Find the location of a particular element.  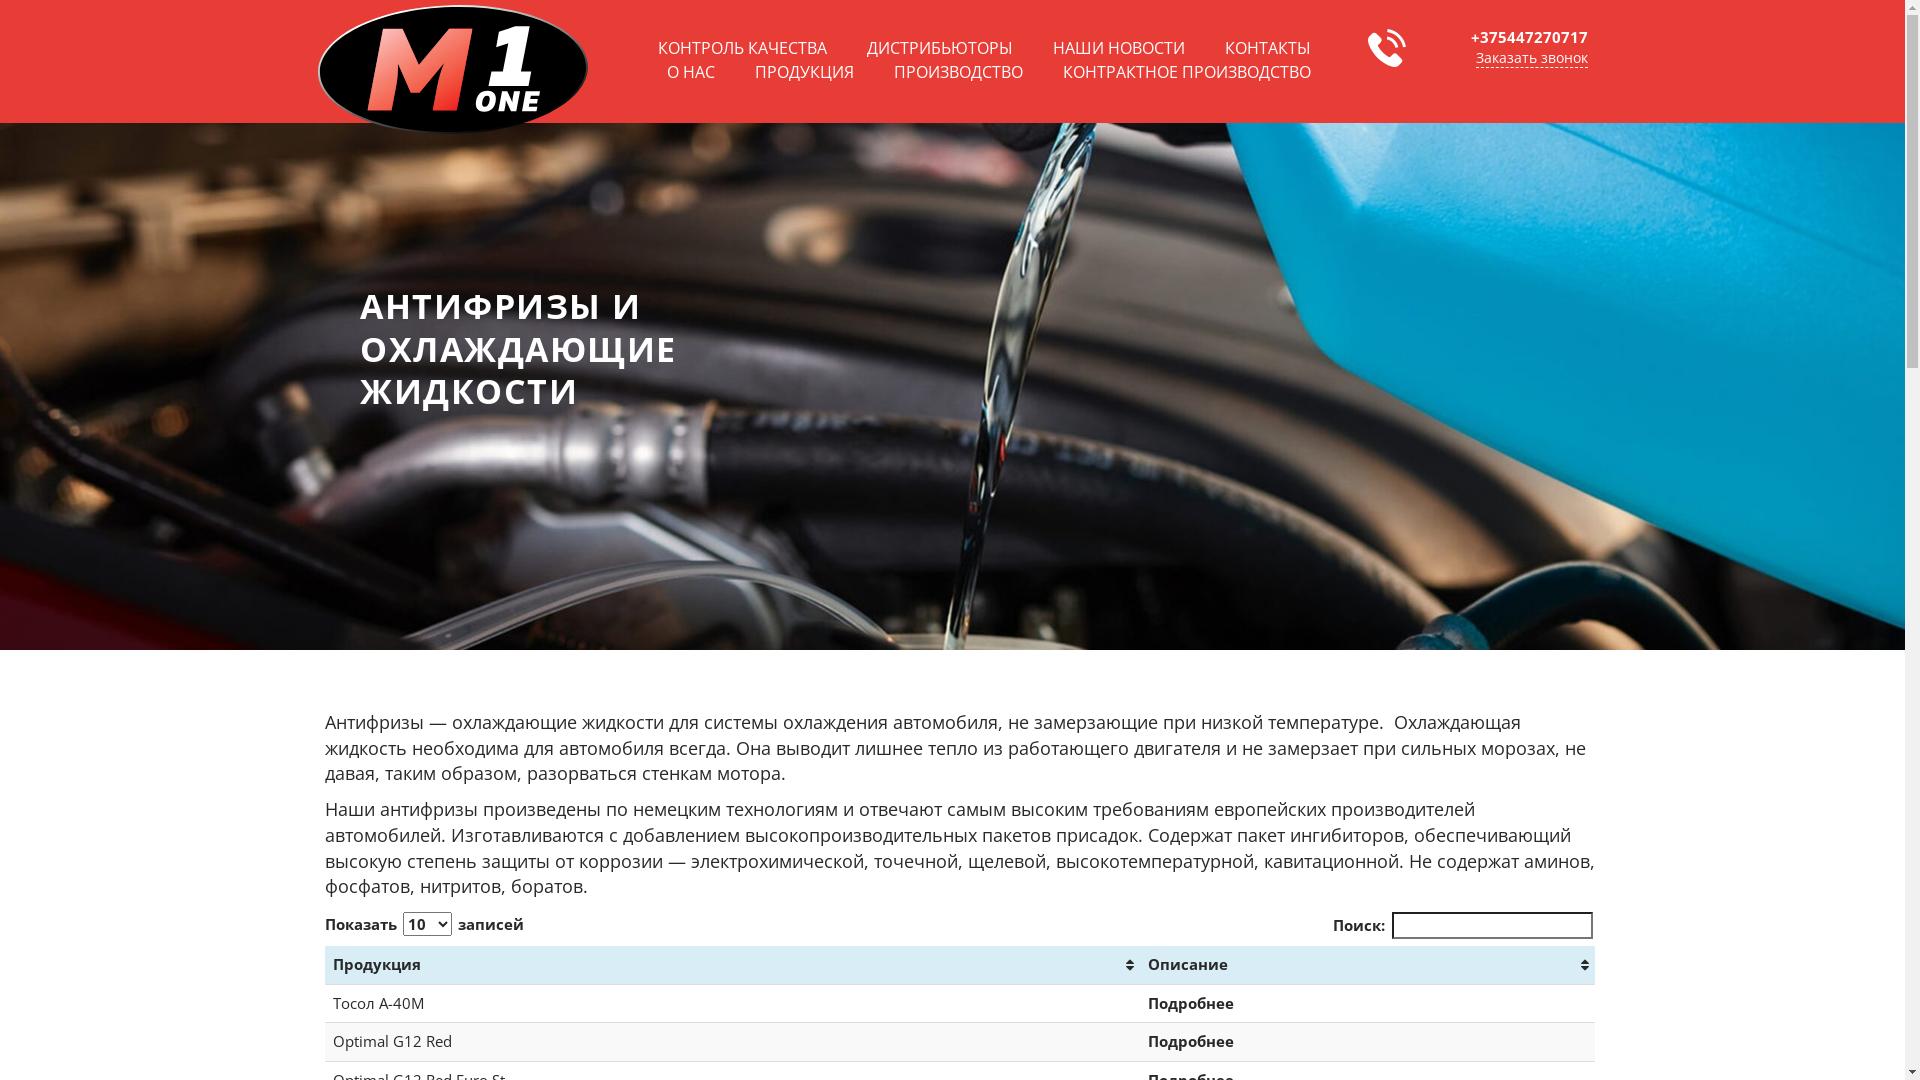

'+375447270717' is located at coordinates (1469, 37).